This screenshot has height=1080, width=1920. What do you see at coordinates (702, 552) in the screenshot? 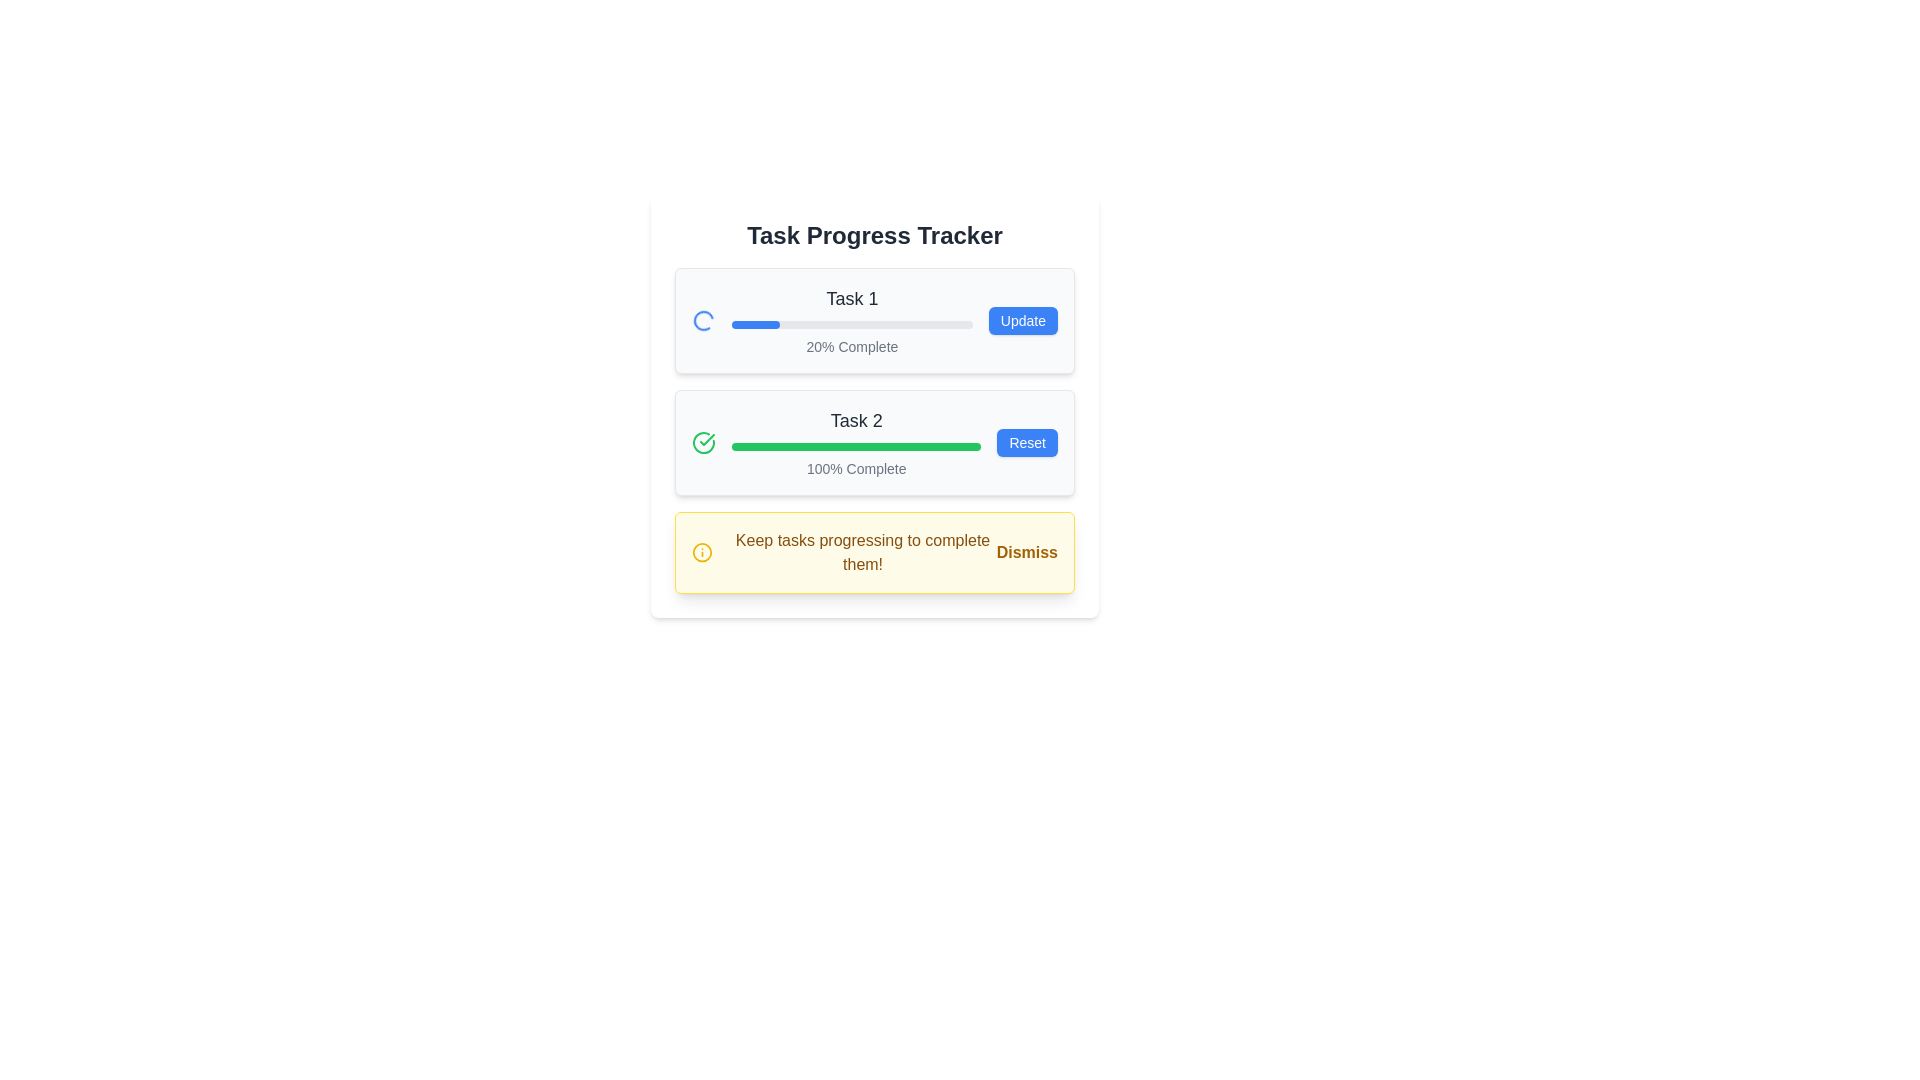
I see `the circular icon with a yellow outline located at the leftmost part of the notification bar, which is part of a yellow-highlighted notification box` at bounding box center [702, 552].